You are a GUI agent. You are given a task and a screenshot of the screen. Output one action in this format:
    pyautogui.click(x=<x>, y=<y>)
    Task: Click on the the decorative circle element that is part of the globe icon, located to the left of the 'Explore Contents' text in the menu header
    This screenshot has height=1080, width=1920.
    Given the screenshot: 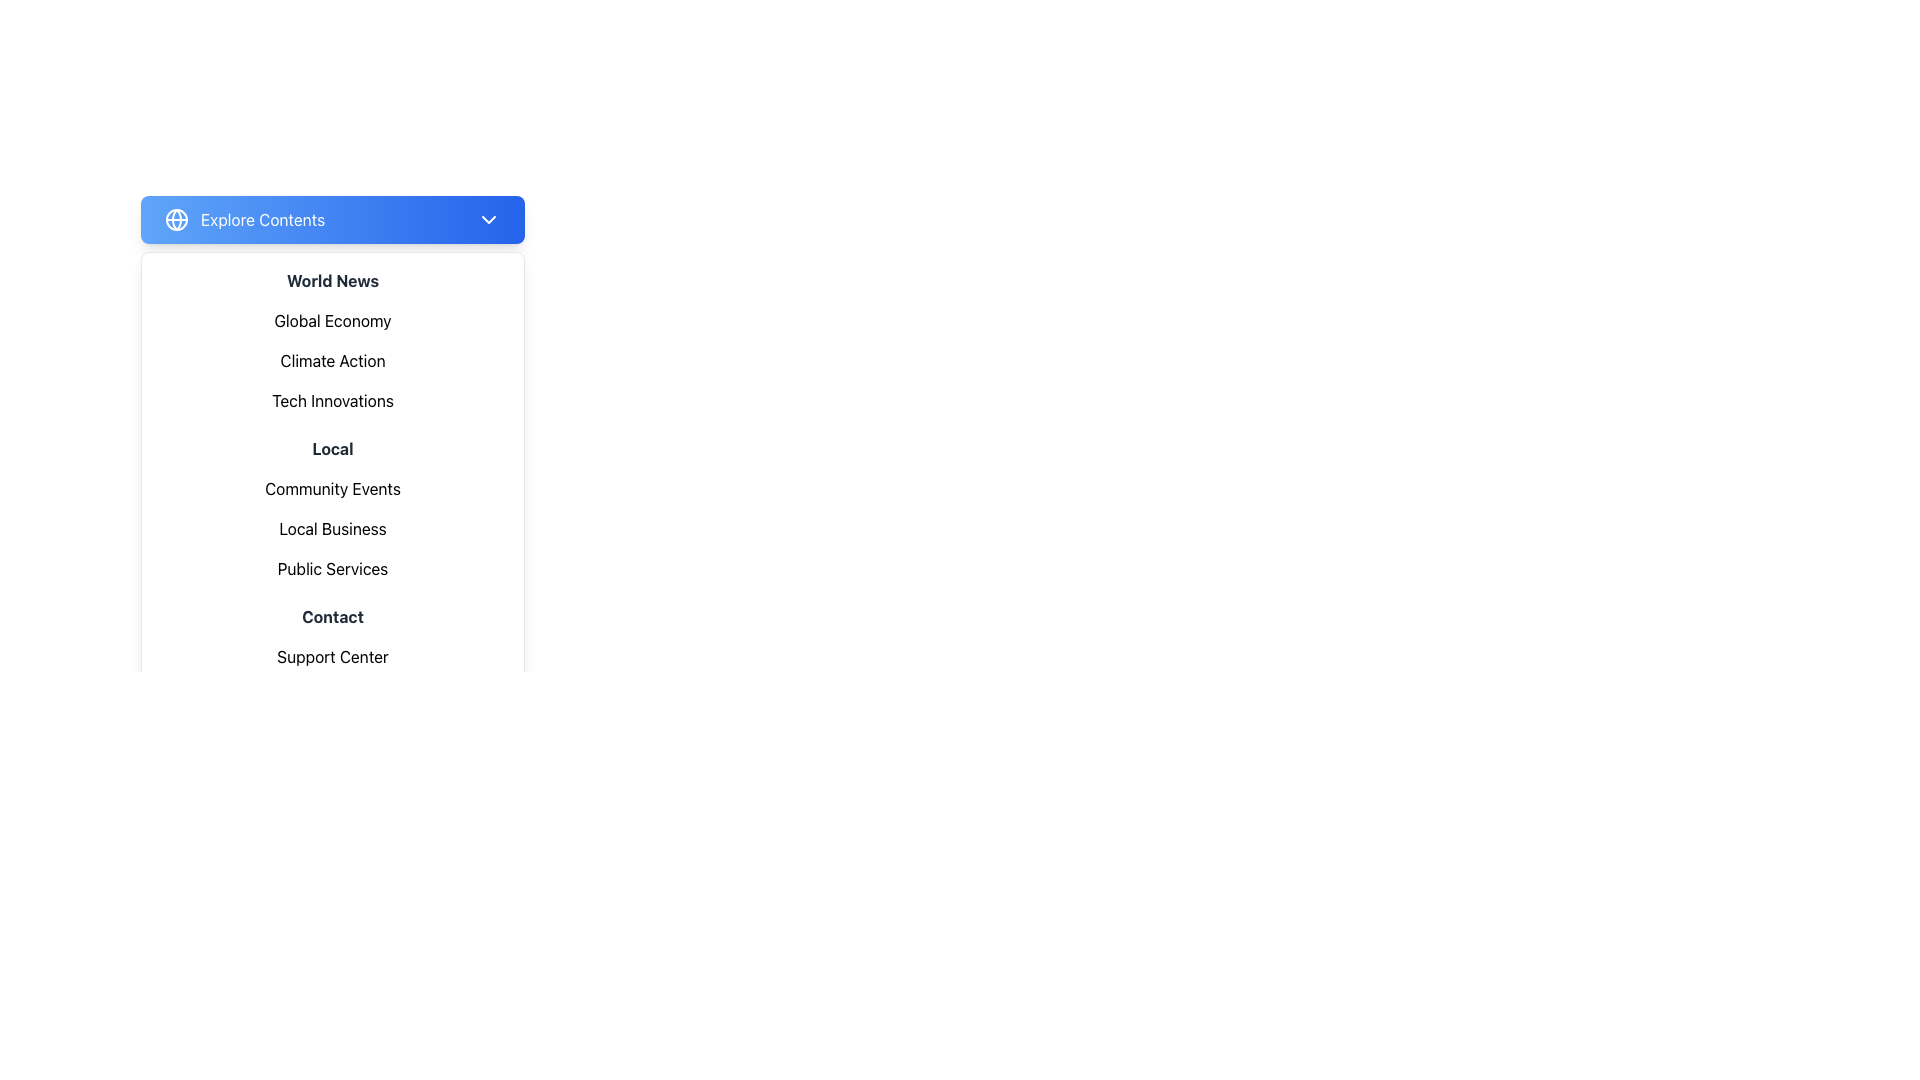 What is the action you would take?
    pyautogui.click(x=177, y=219)
    